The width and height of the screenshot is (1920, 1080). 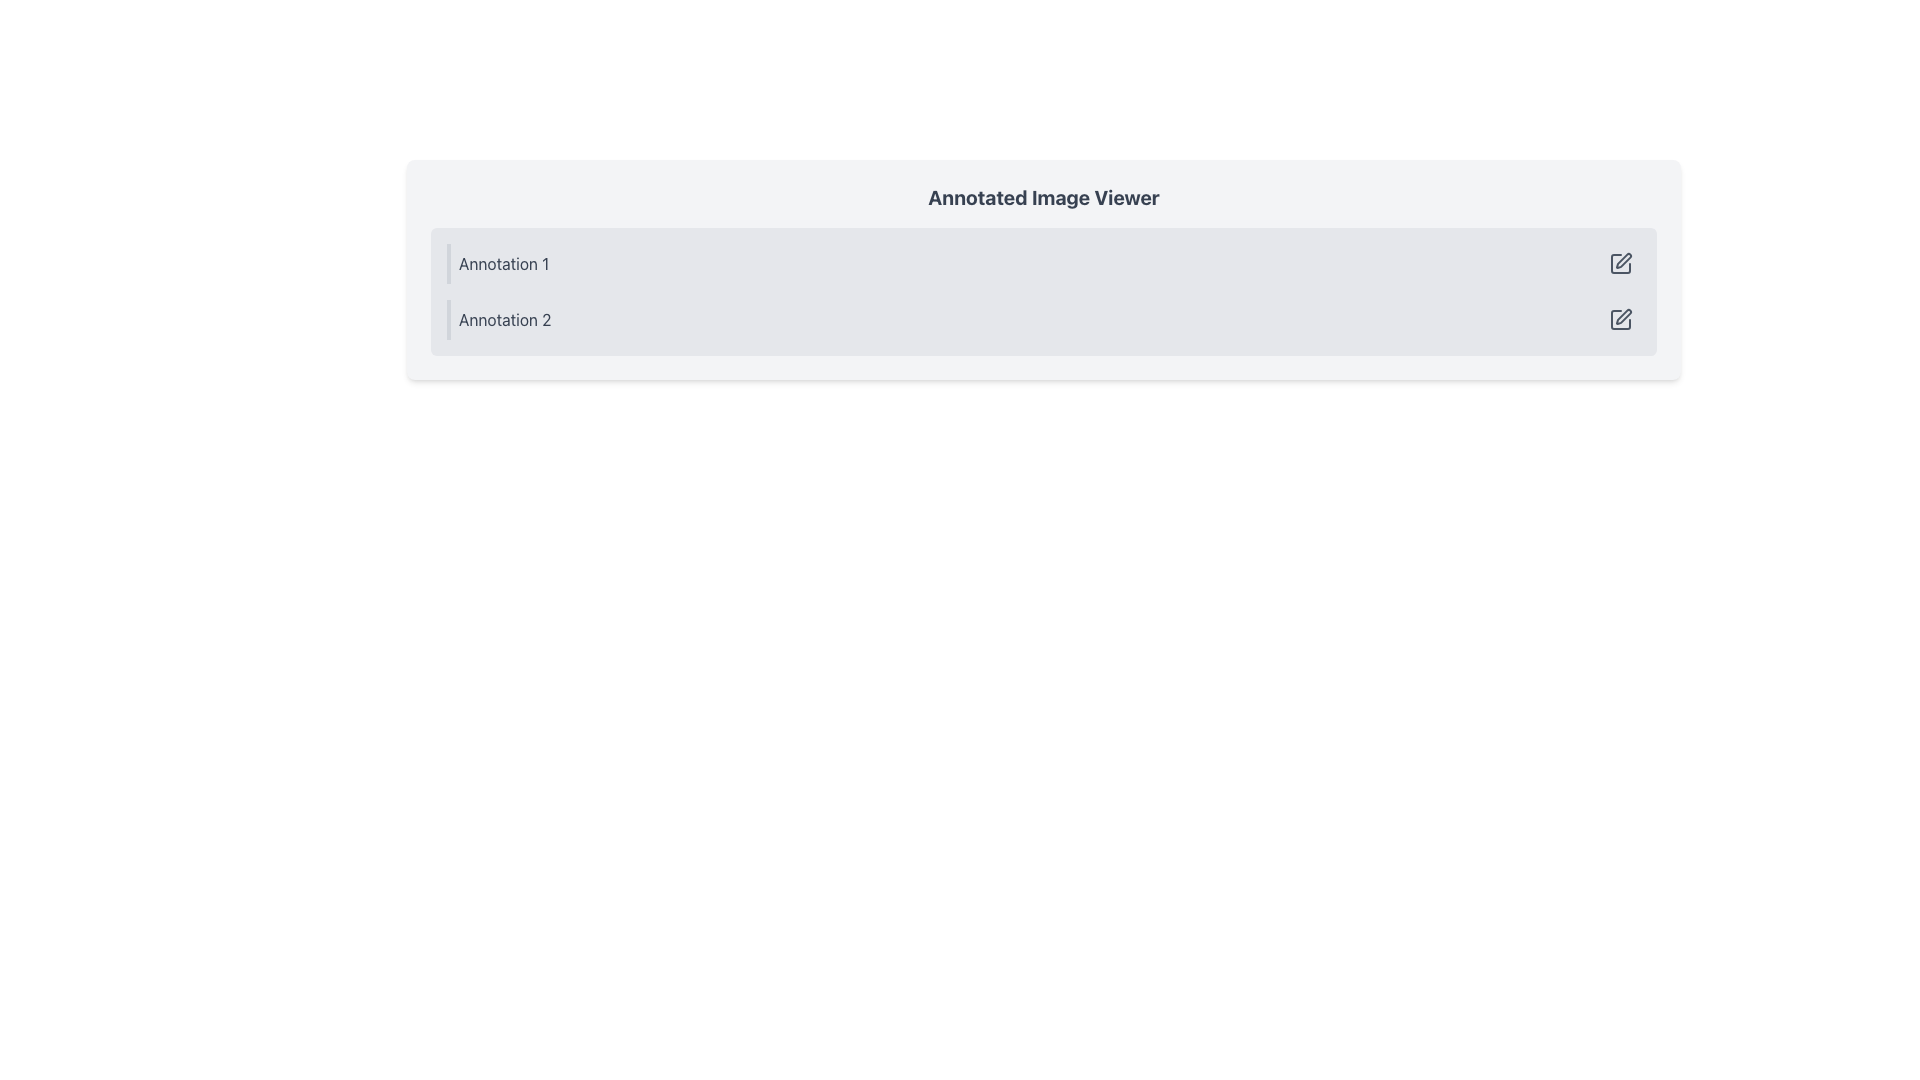 What do you see at coordinates (1621, 319) in the screenshot?
I see `the edit icon, which is a small pen inside a square, located on the rightmost side of the row labeled 'Annotation 2'` at bounding box center [1621, 319].